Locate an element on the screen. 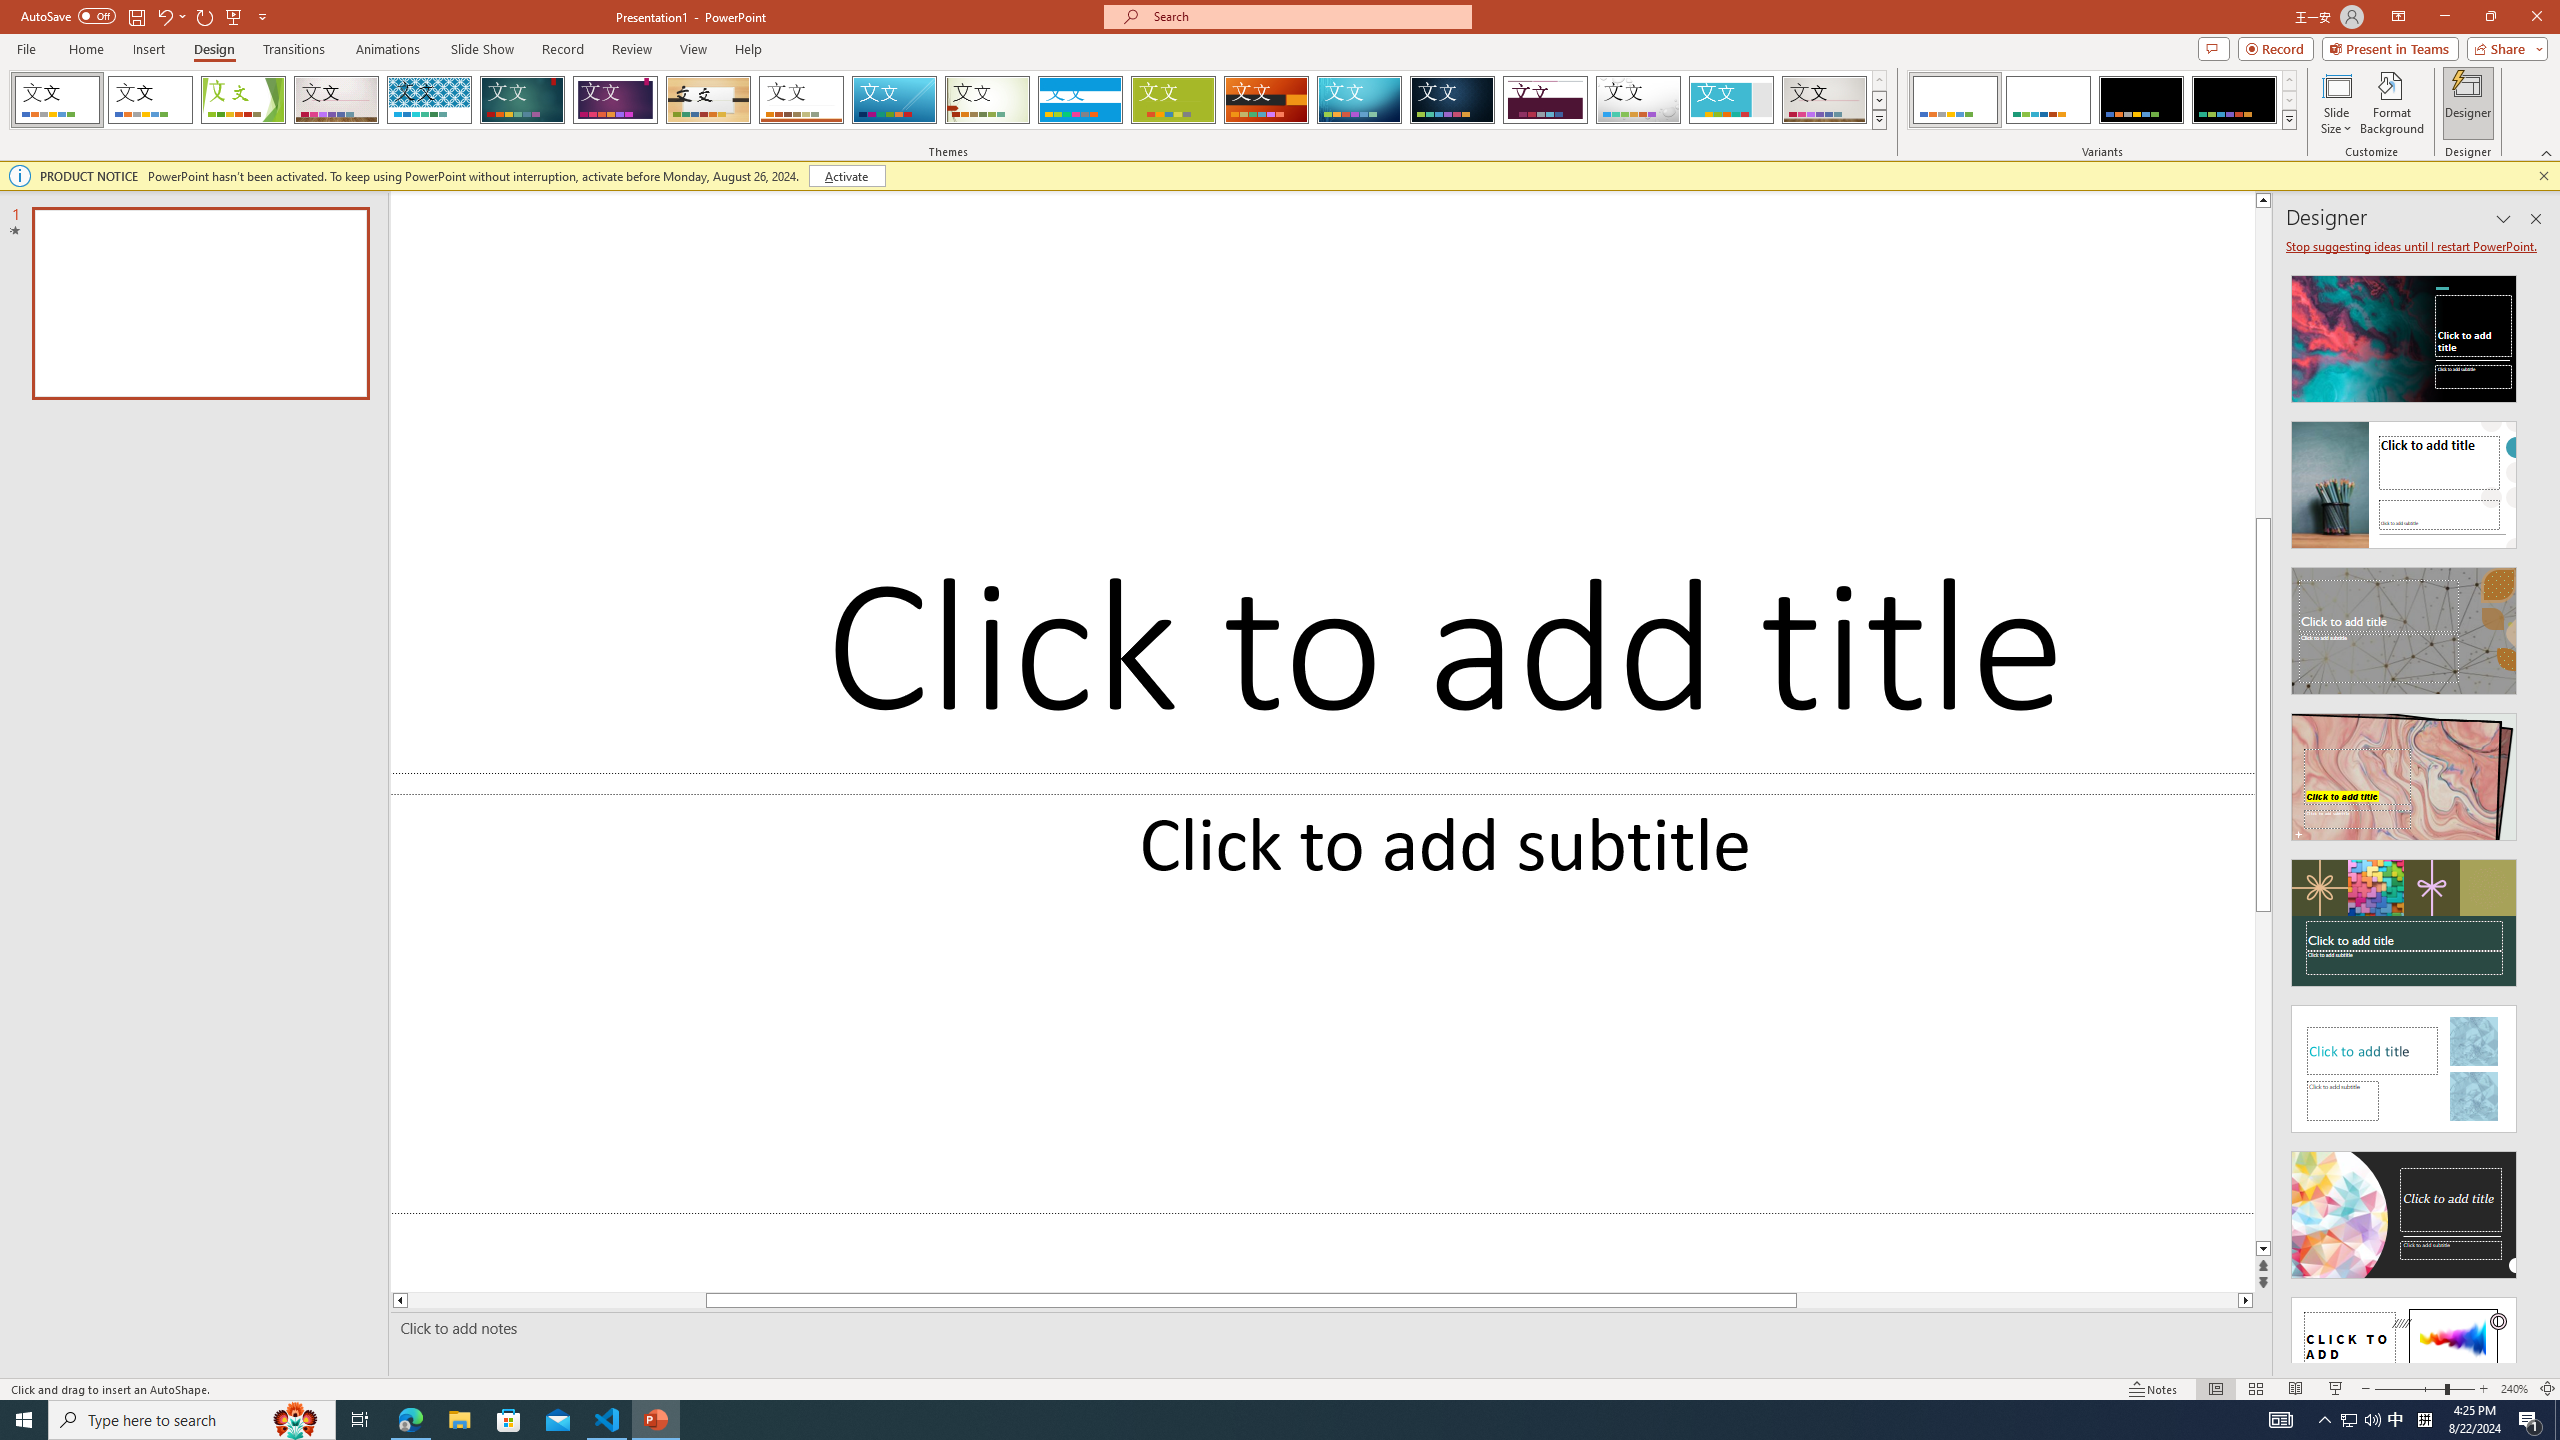  'Banded' is located at coordinates (1080, 99).